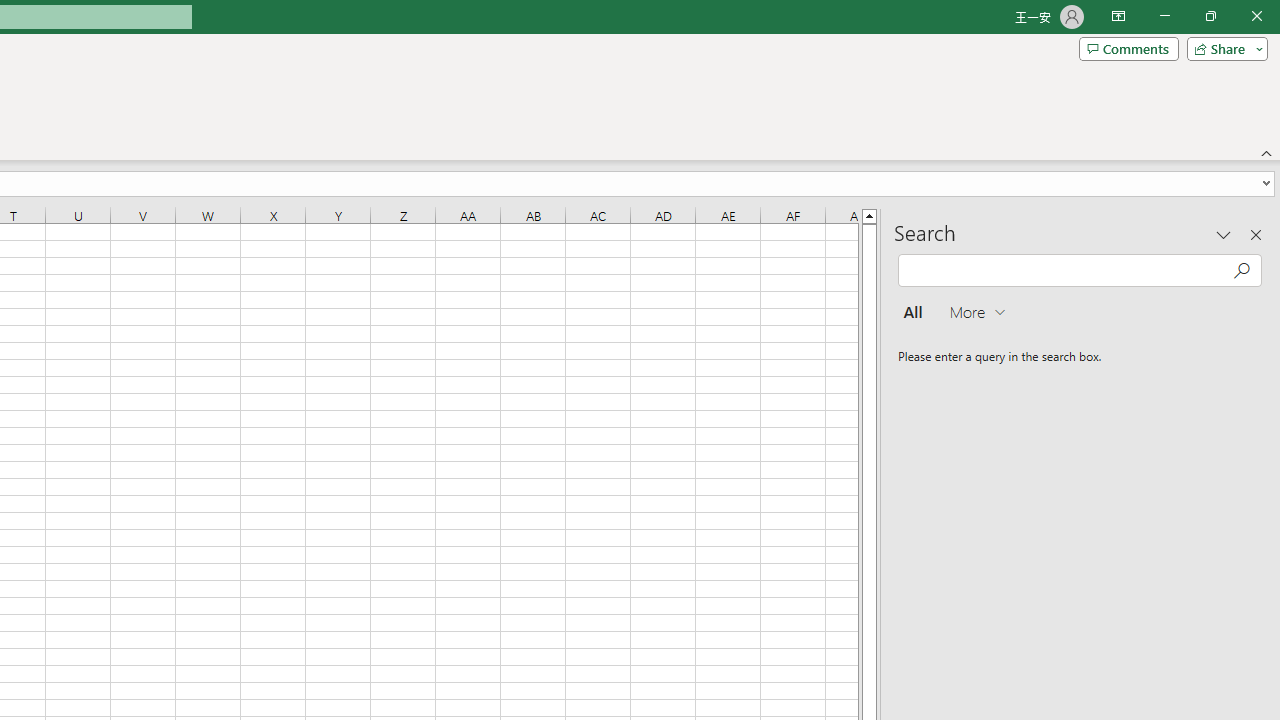 The height and width of the screenshot is (720, 1280). What do you see at coordinates (1223, 234) in the screenshot?
I see `'Task Pane Options'` at bounding box center [1223, 234].